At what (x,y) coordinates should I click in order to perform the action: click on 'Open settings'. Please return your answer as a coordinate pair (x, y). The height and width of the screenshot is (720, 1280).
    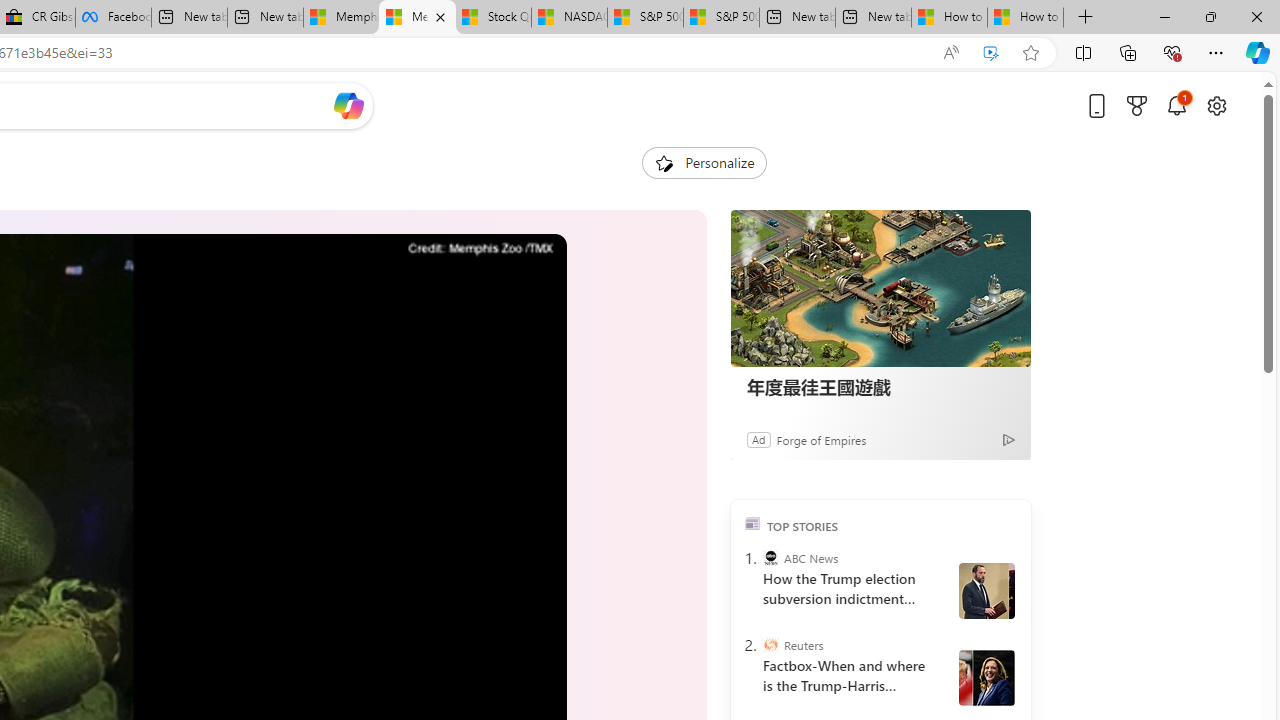
    Looking at the image, I should click on (1215, 105).